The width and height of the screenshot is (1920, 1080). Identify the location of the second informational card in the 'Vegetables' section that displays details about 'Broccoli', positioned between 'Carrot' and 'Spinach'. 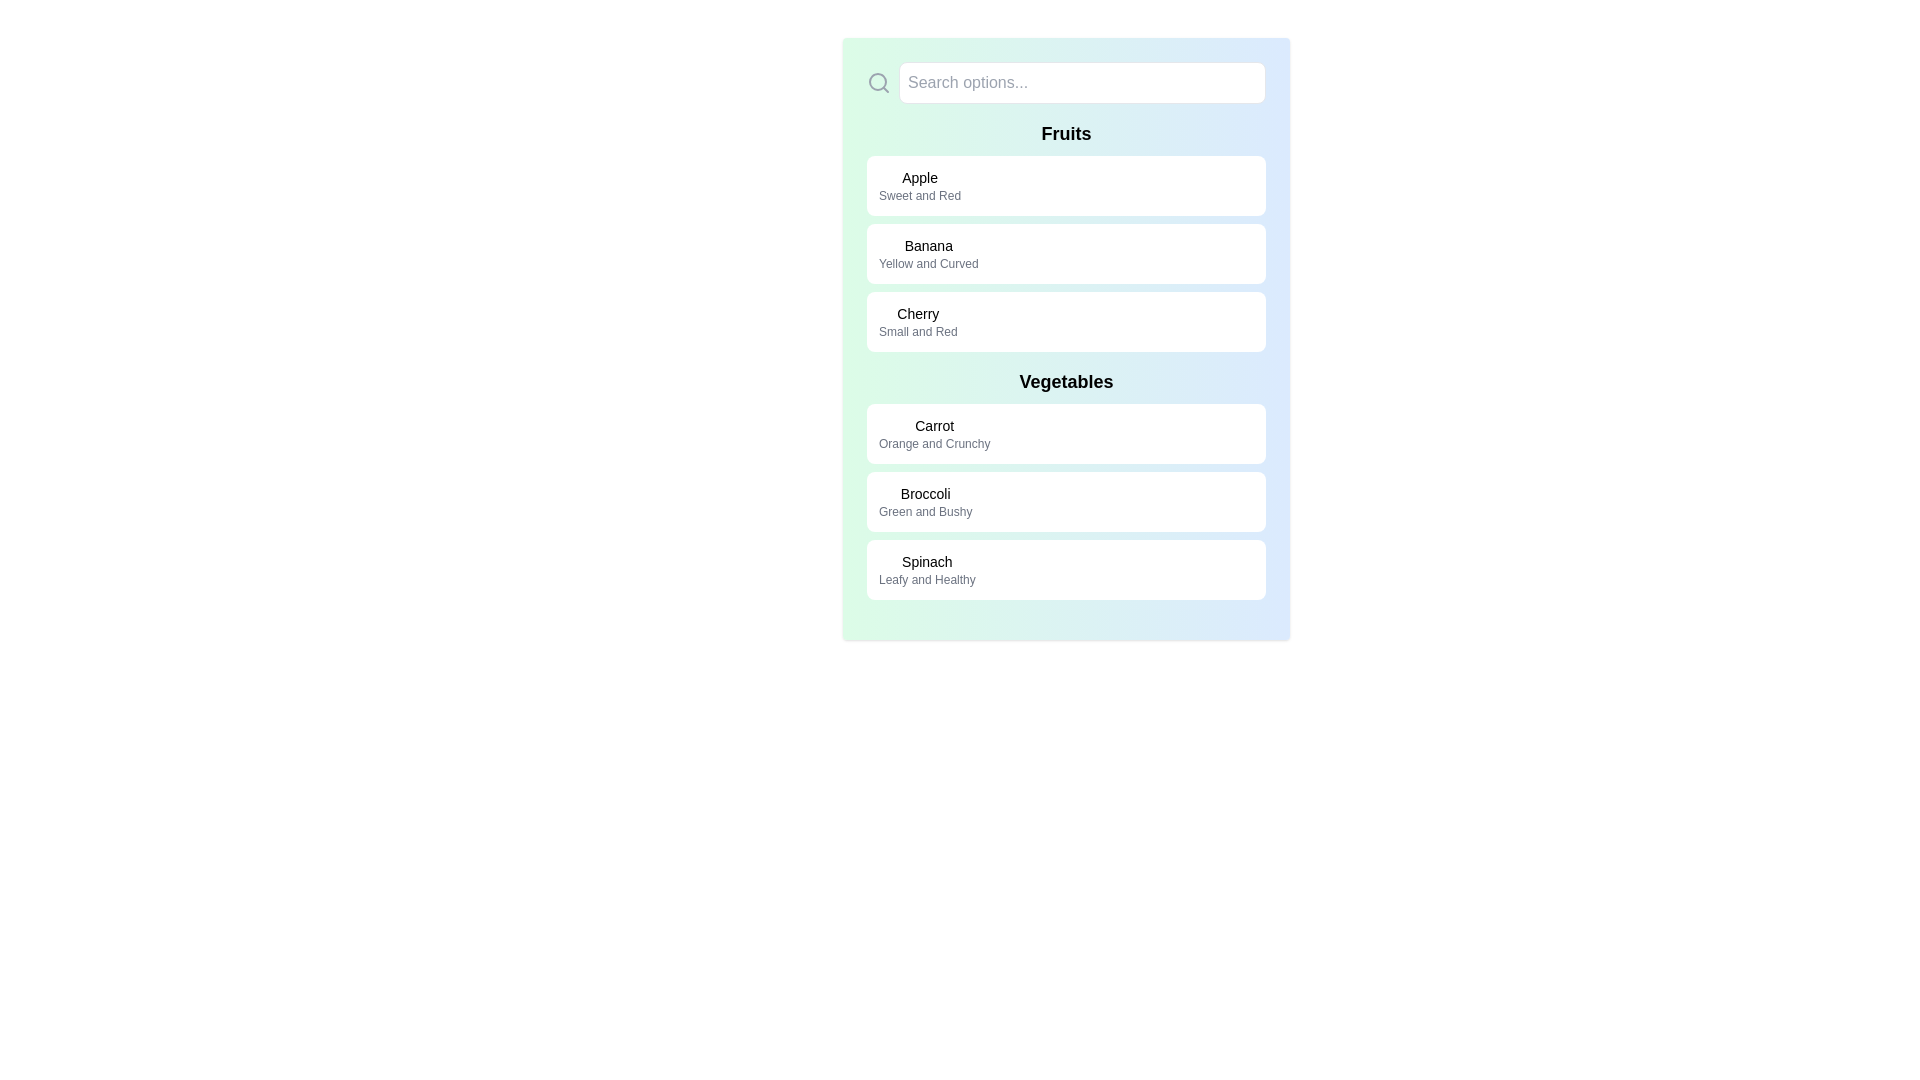
(1065, 500).